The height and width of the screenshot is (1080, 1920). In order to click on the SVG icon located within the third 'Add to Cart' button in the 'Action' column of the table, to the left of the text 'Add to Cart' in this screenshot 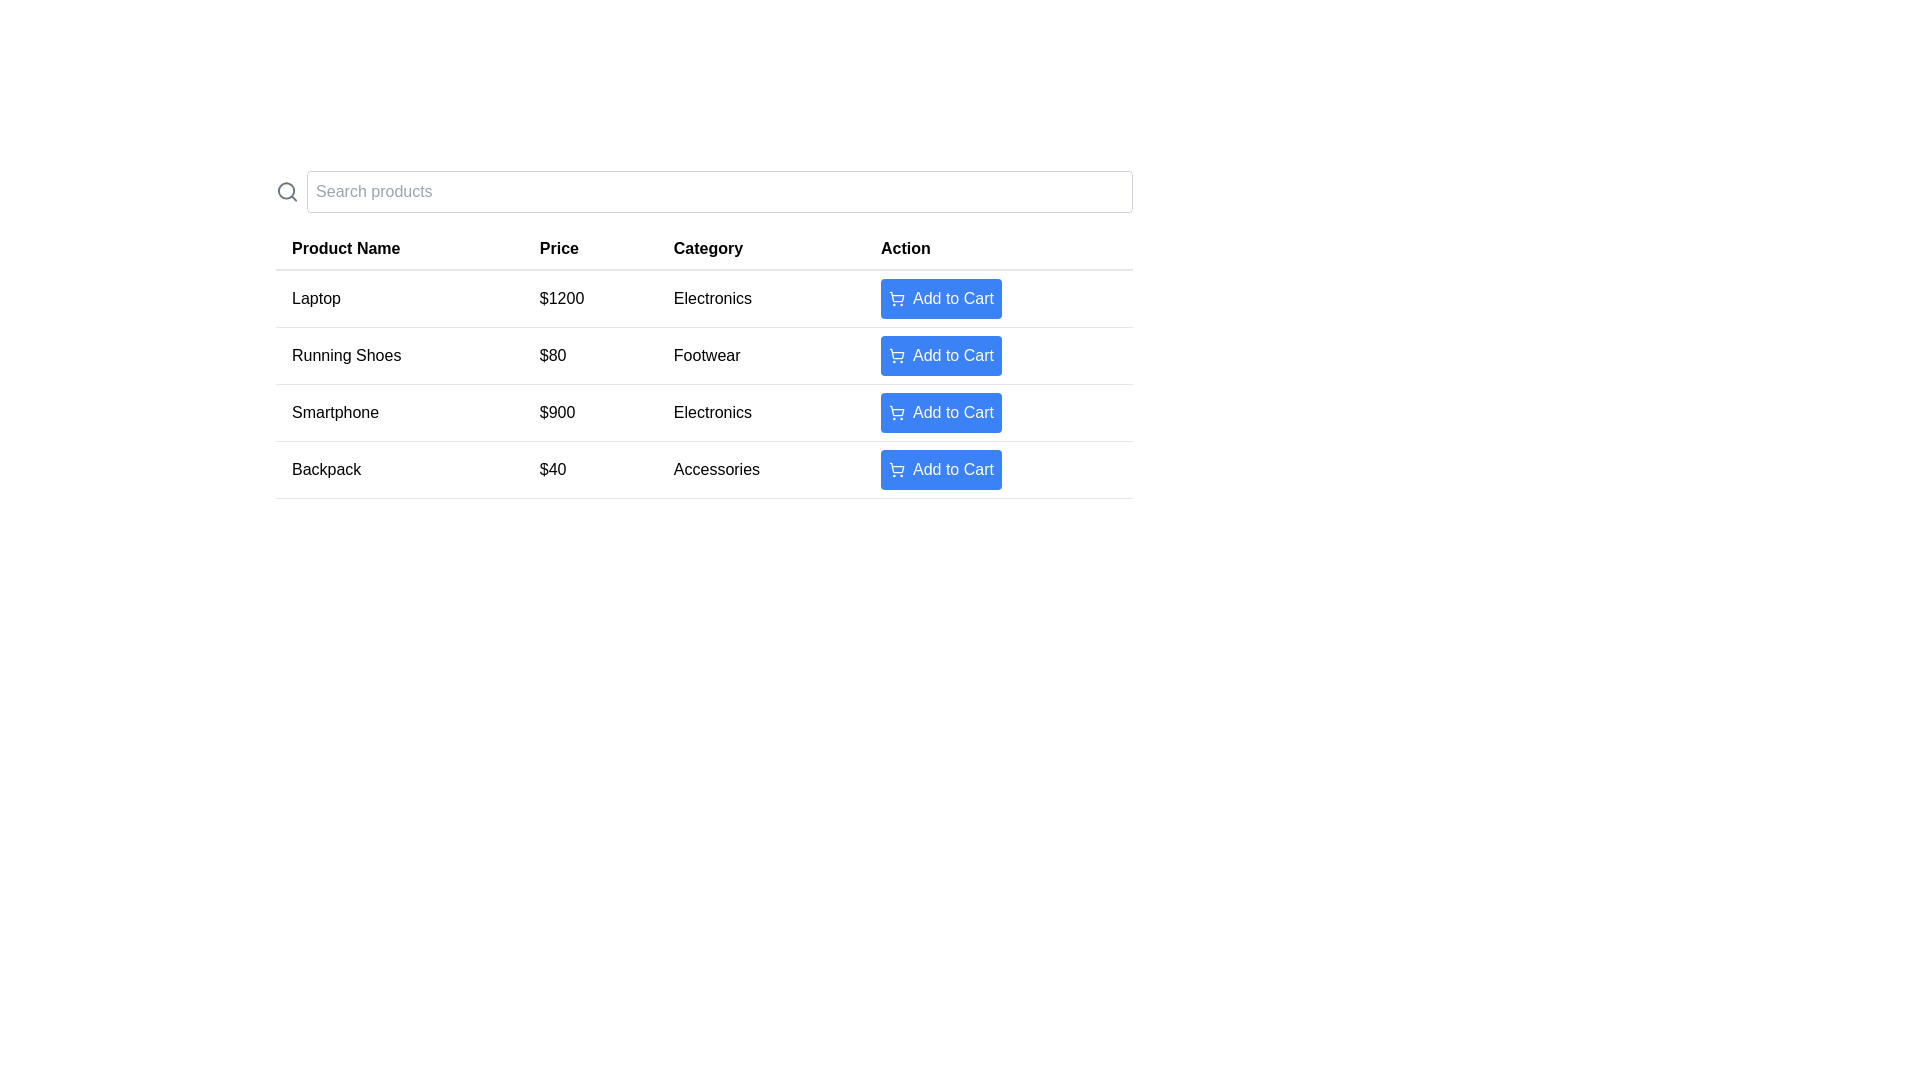, I will do `click(896, 411)`.